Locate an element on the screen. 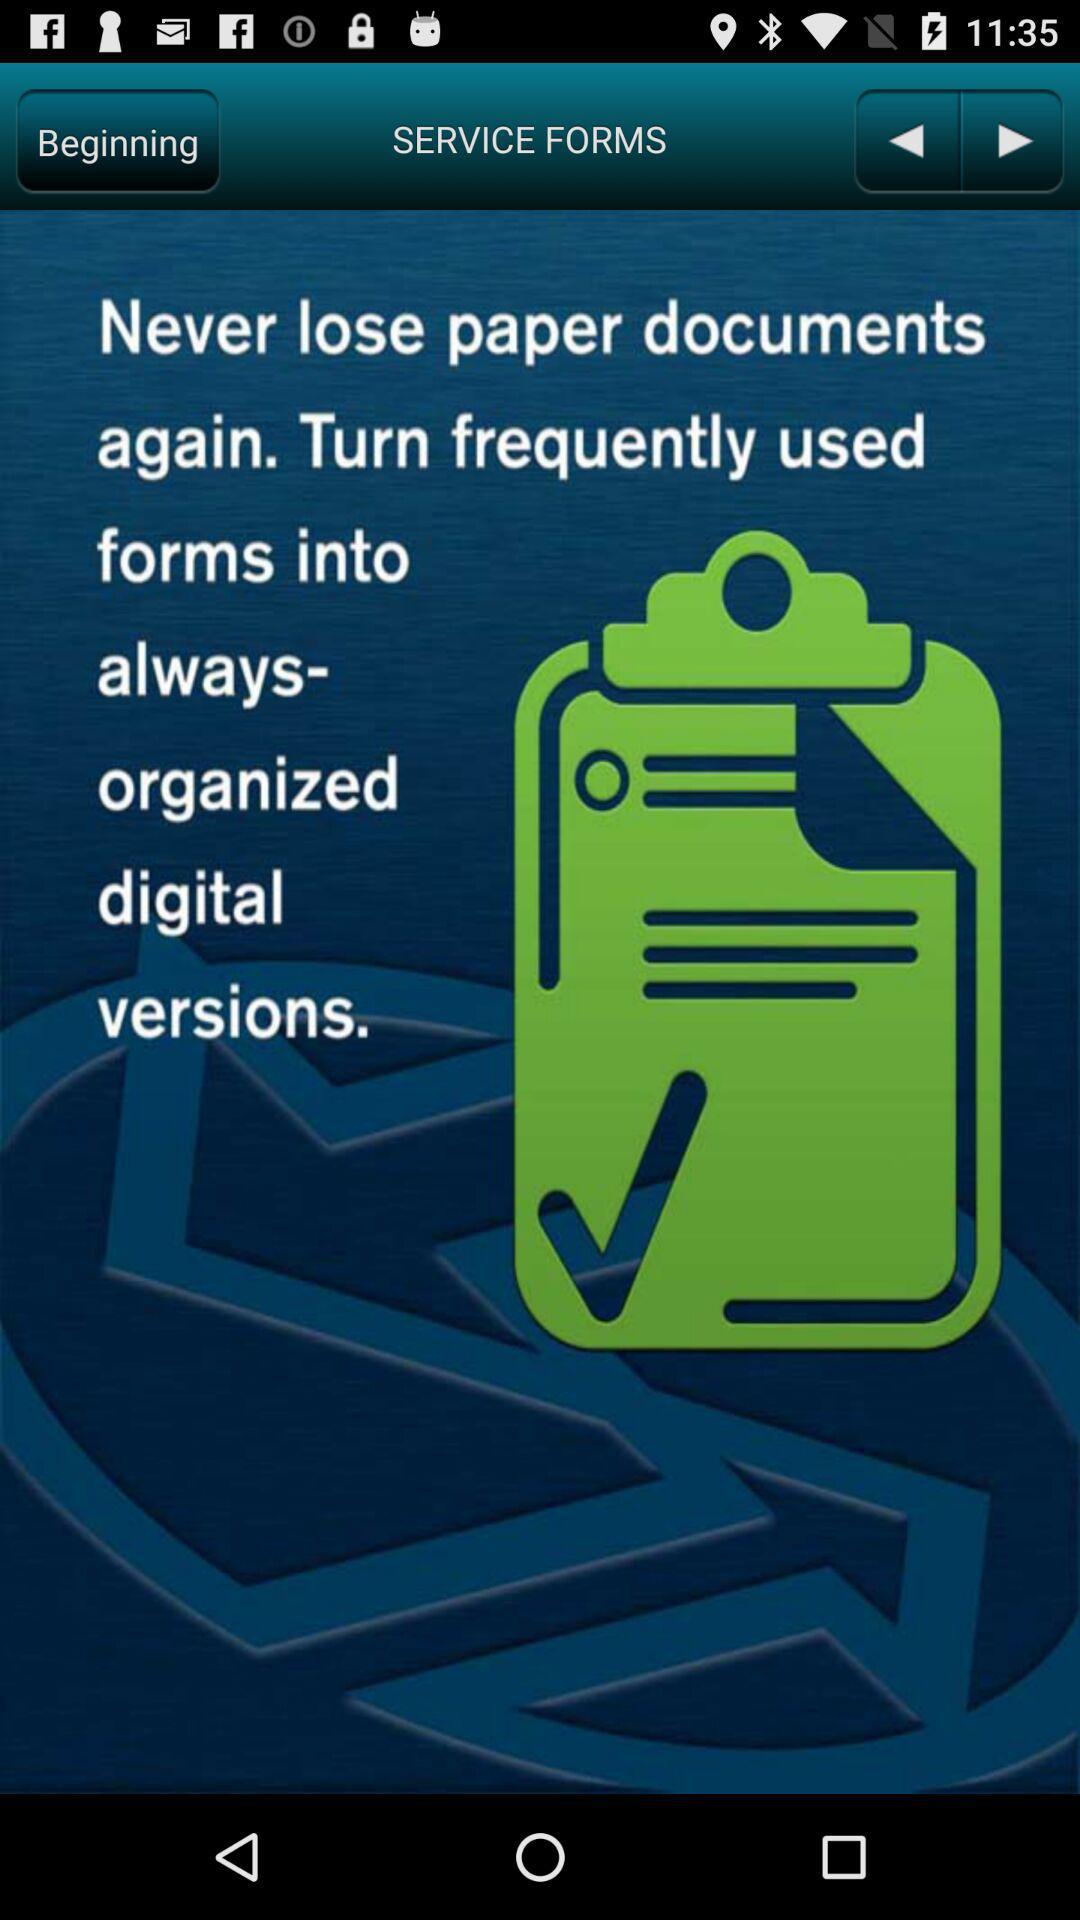 This screenshot has height=1920, width=1080. the next is located at coordinates (1011, 140).